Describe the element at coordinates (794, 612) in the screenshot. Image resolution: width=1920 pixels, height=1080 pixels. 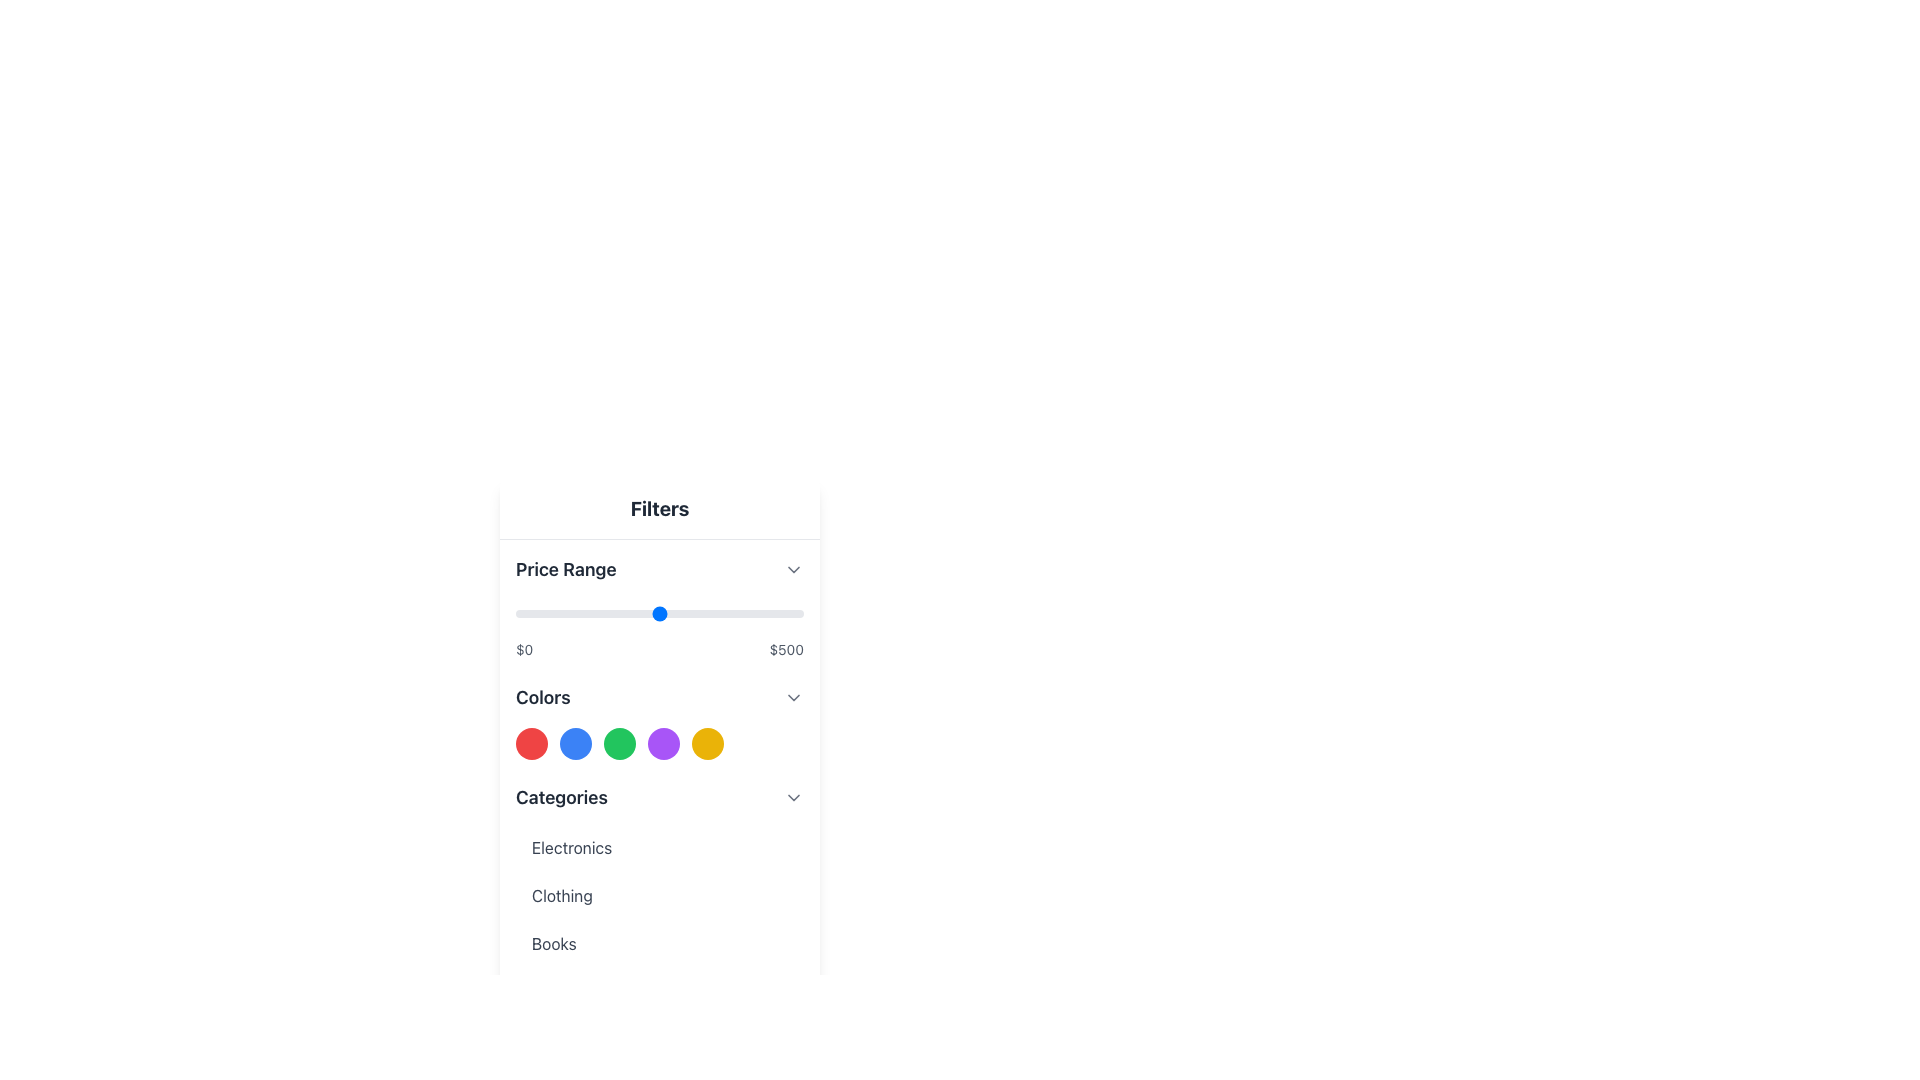
I see `the price range slider` at that location.